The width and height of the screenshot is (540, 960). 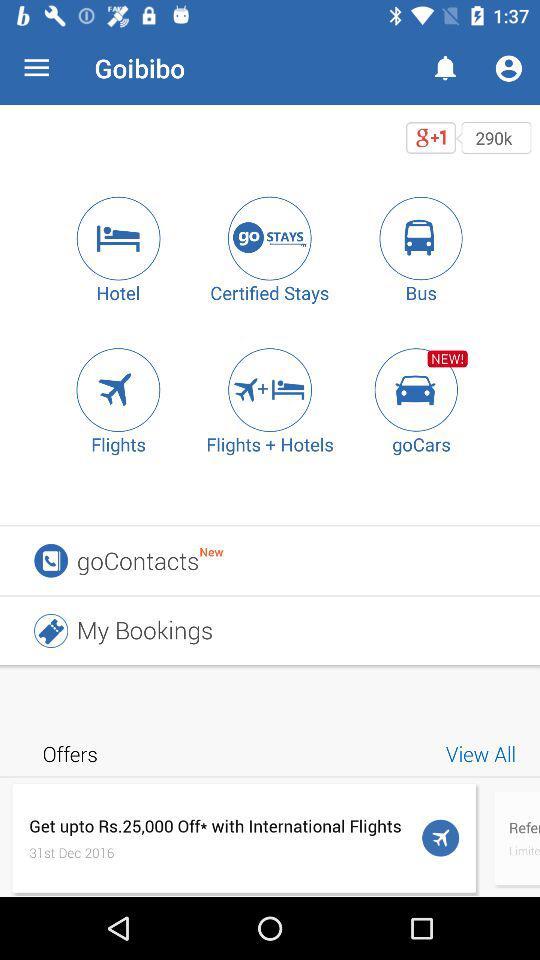 What do you see at coordinates (420, 238) in the screenshot?
I see `tap the bus icon to book travel by bus` at bounding box center [420, 238].